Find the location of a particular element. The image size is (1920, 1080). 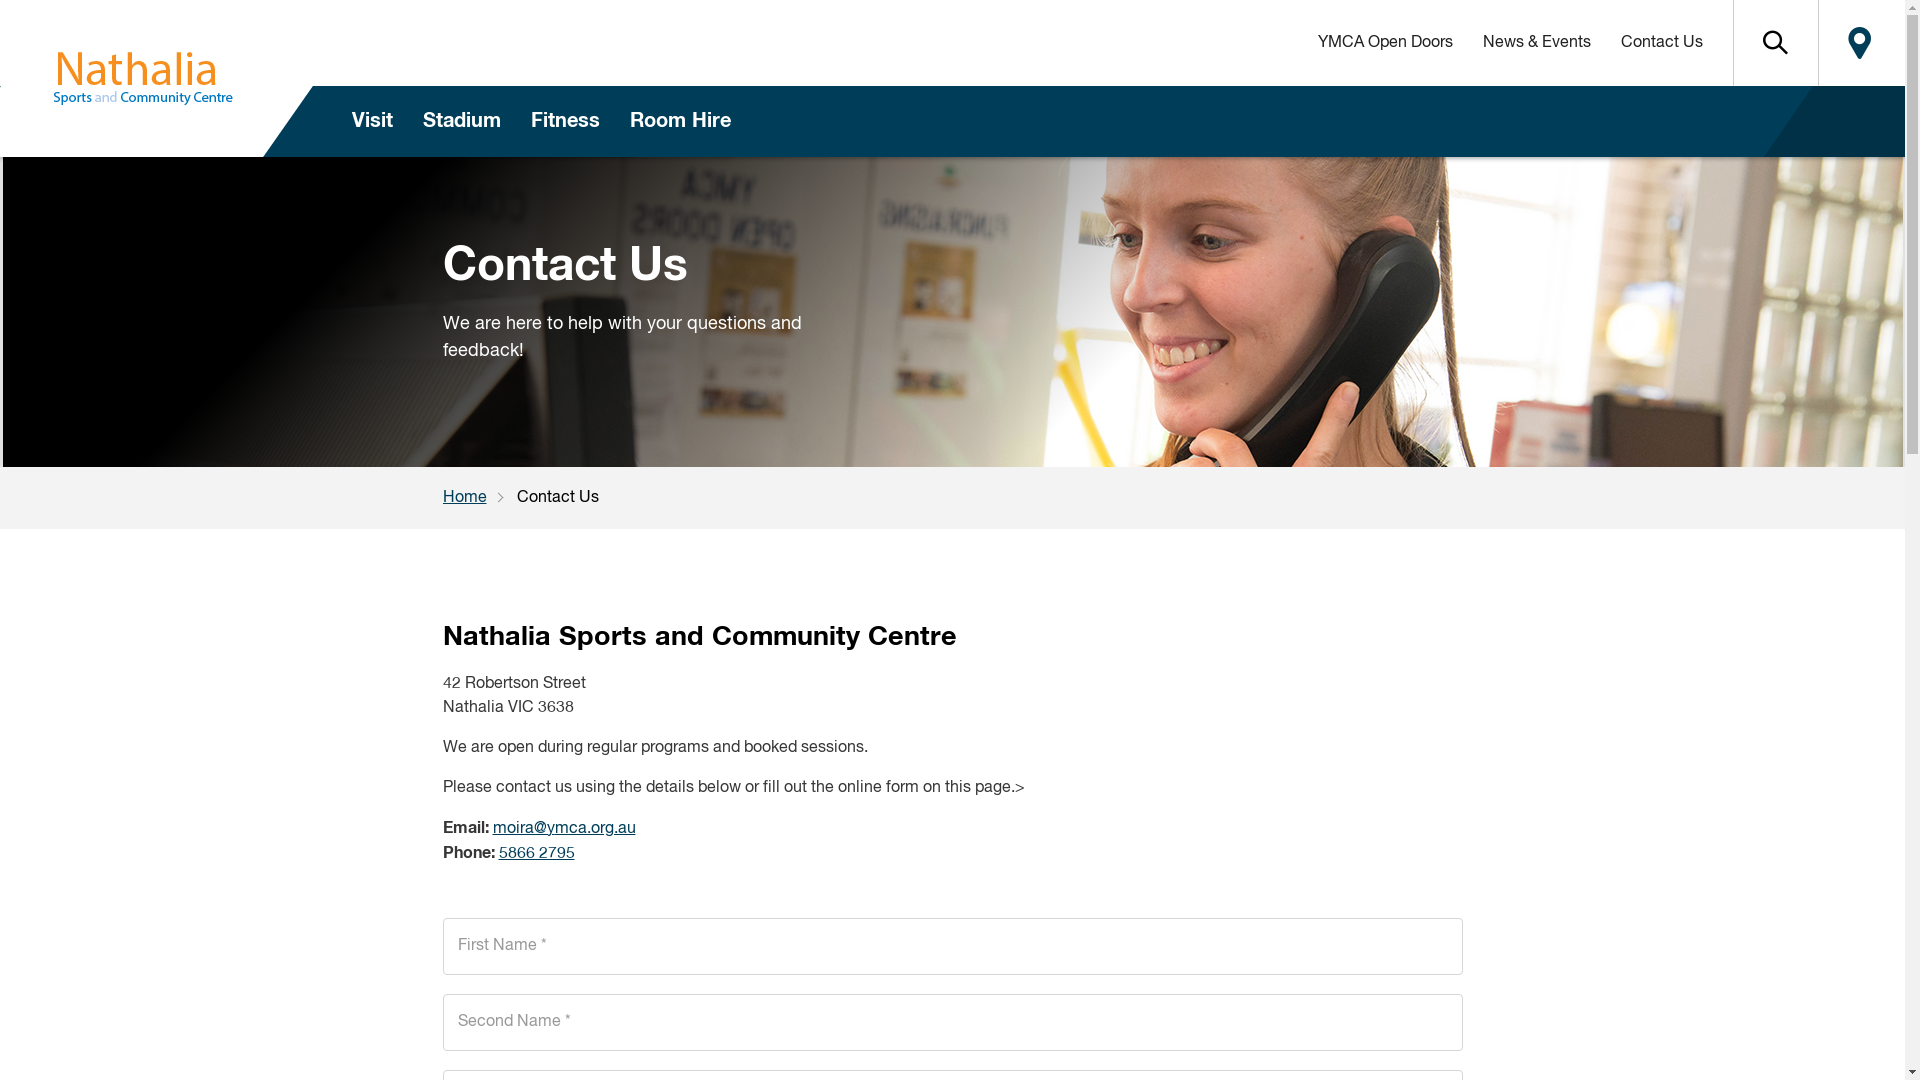

'Visit' is located at coordinates (371, 121).